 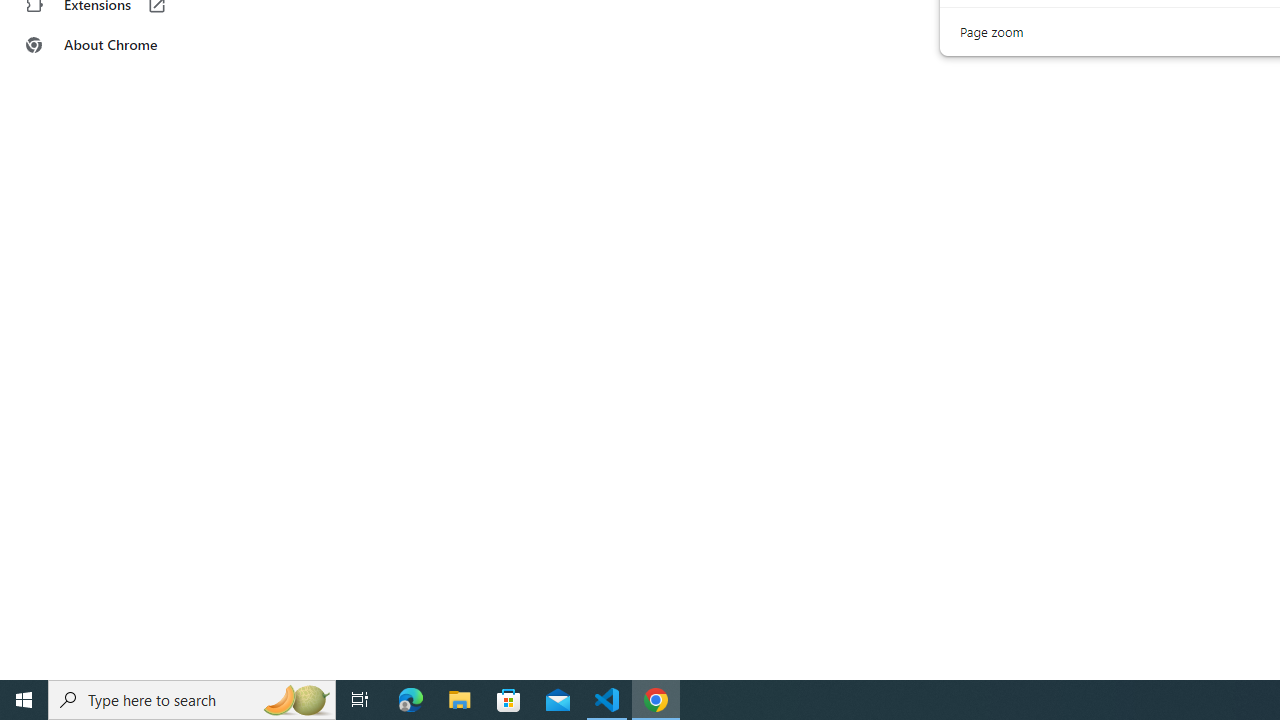 I want to click on 'About Chrome', so click(x=123, y=45).